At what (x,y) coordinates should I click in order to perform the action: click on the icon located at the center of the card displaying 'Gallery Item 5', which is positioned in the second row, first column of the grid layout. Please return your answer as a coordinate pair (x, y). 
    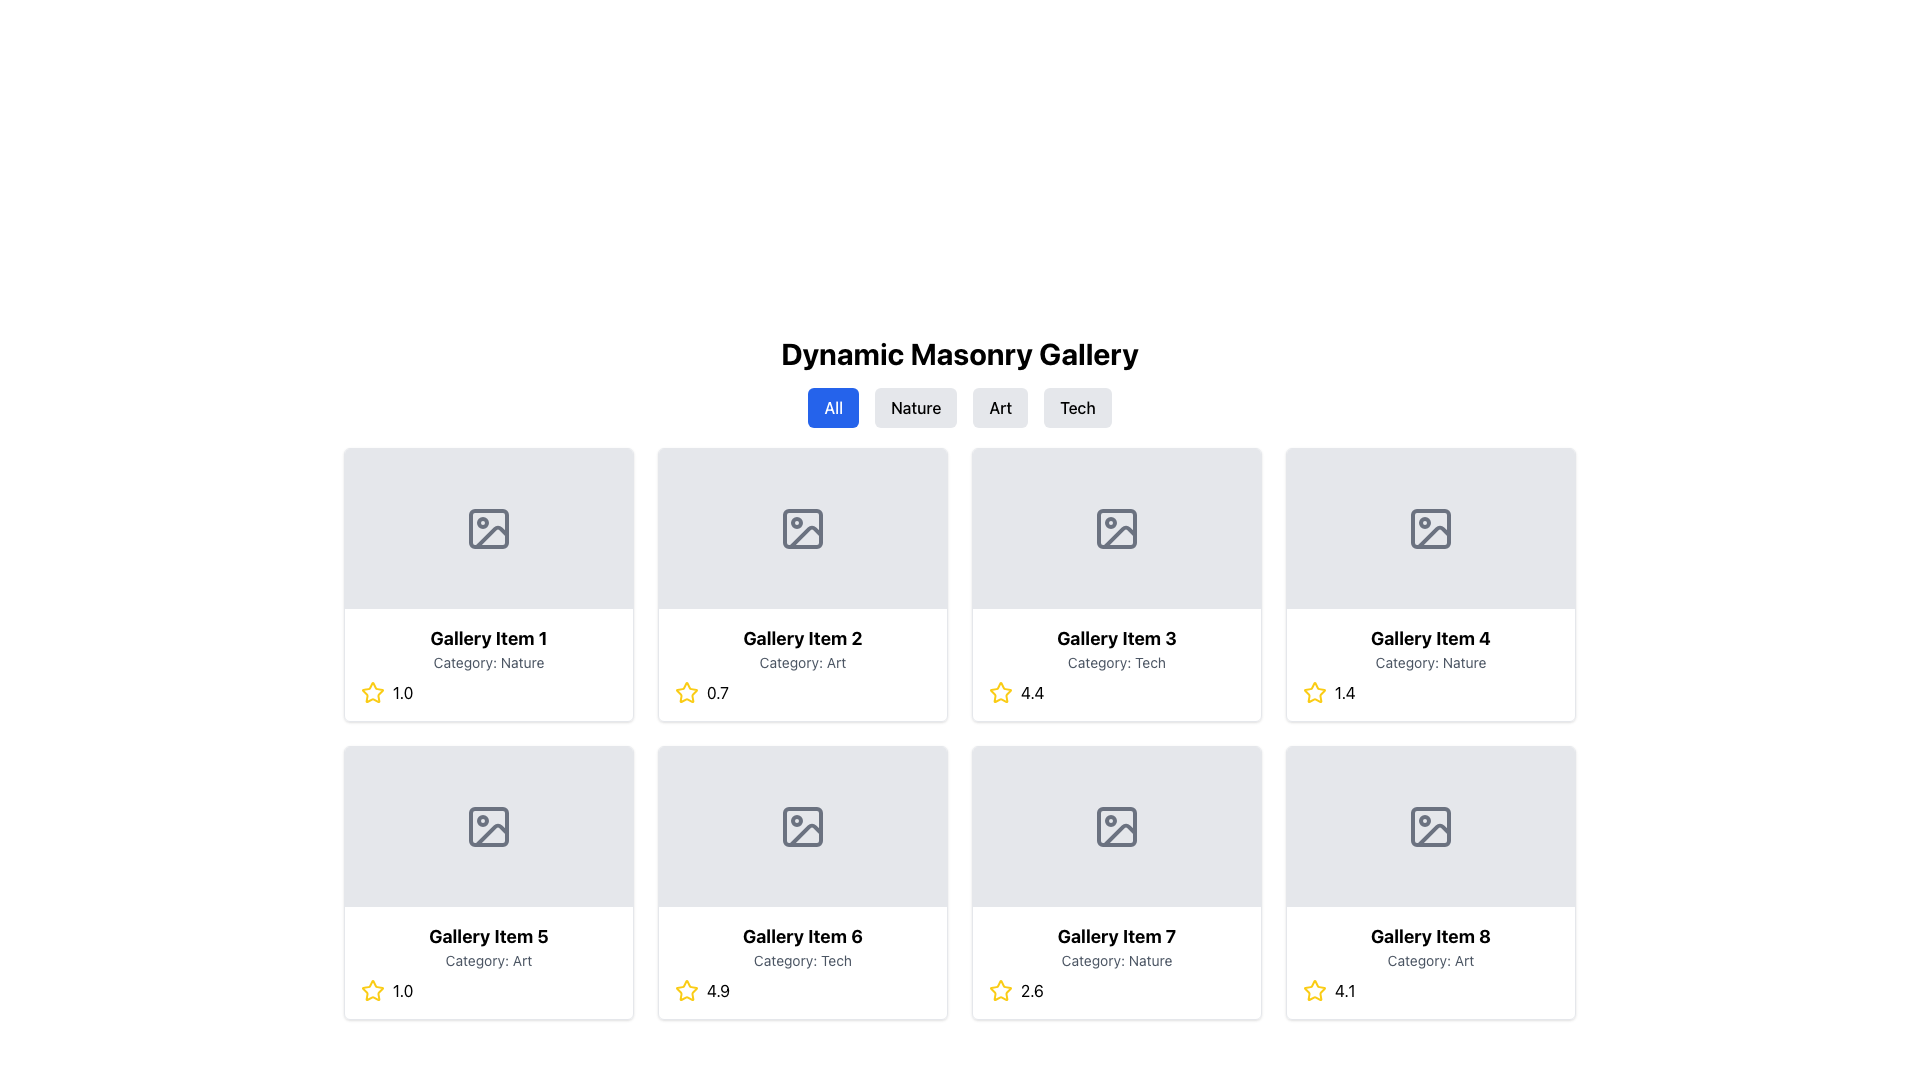
    Looking at the image, I should click on (489, 826).